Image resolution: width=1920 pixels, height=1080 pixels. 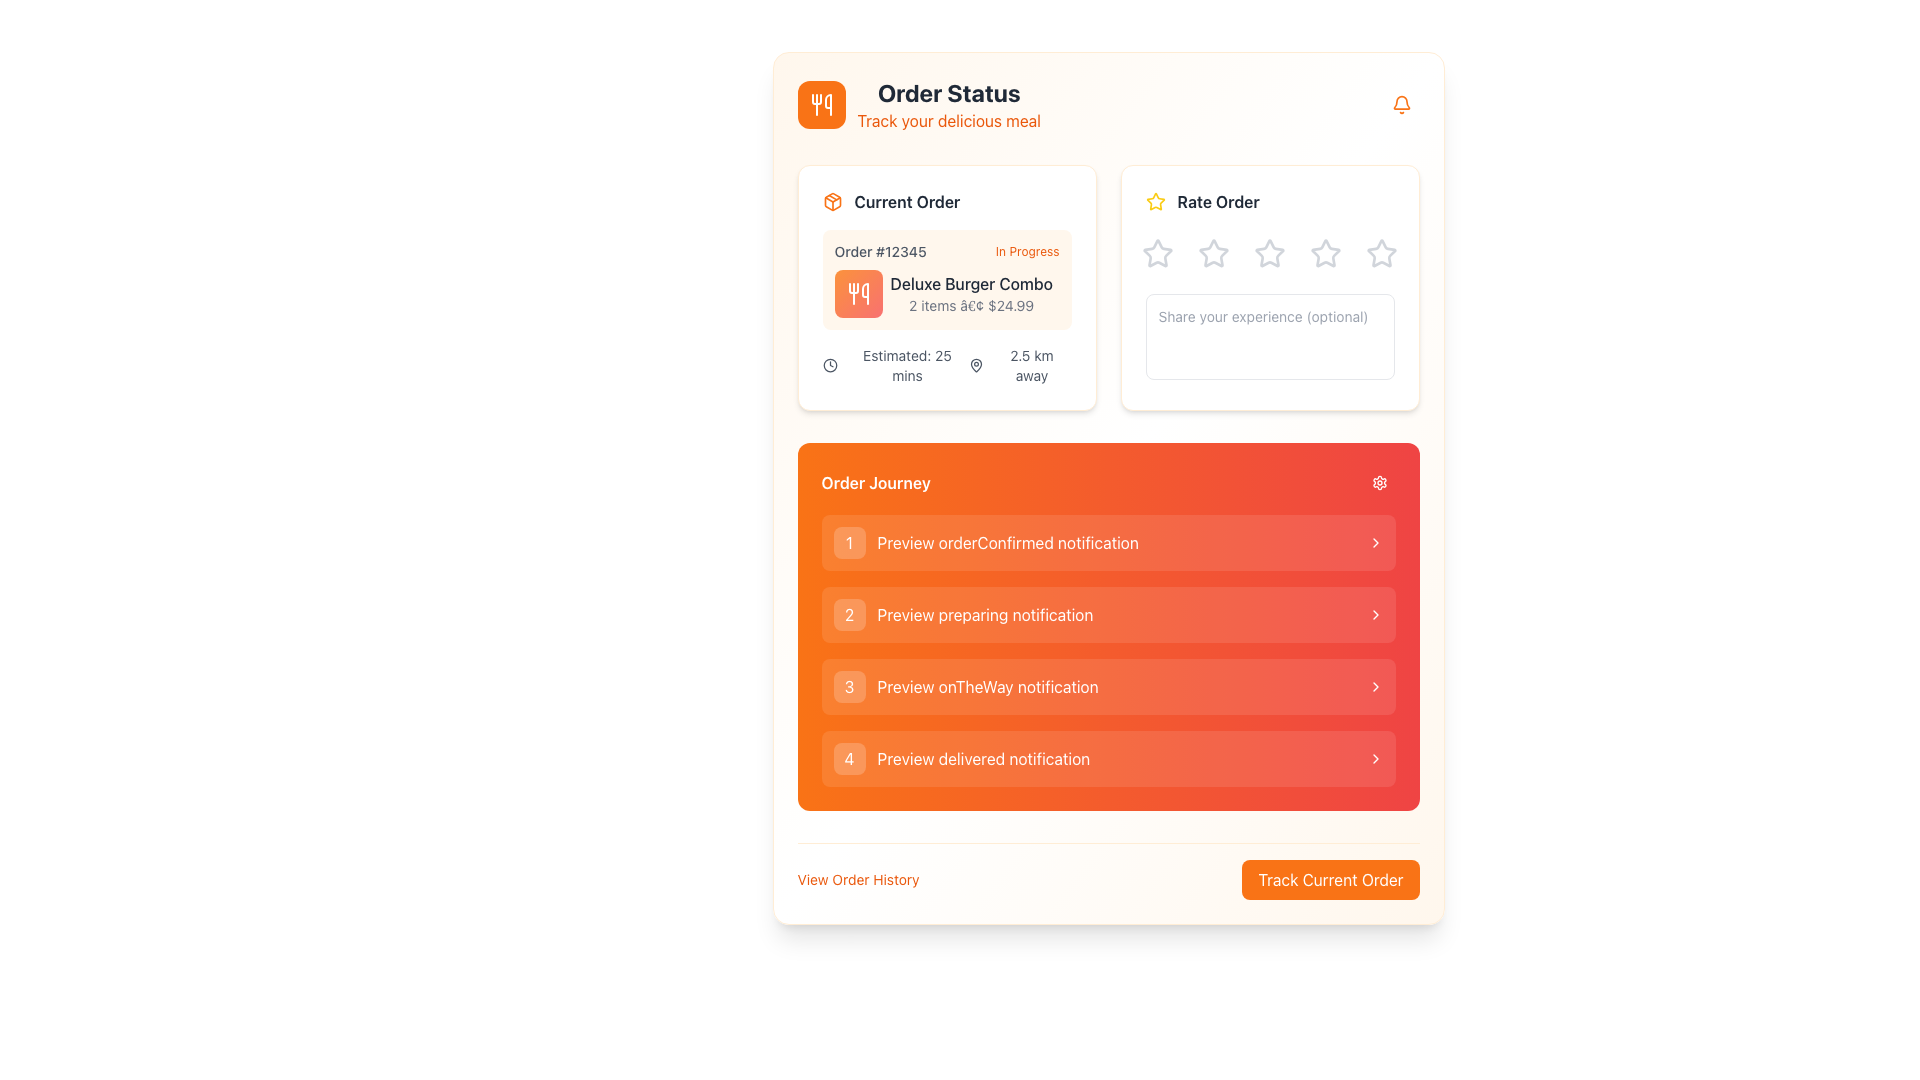 I want to click on graphical icon representing utensils located at the top-left corner of the interface, inside the orange square next to the text 'Order Status', so click(x=828, y=104).